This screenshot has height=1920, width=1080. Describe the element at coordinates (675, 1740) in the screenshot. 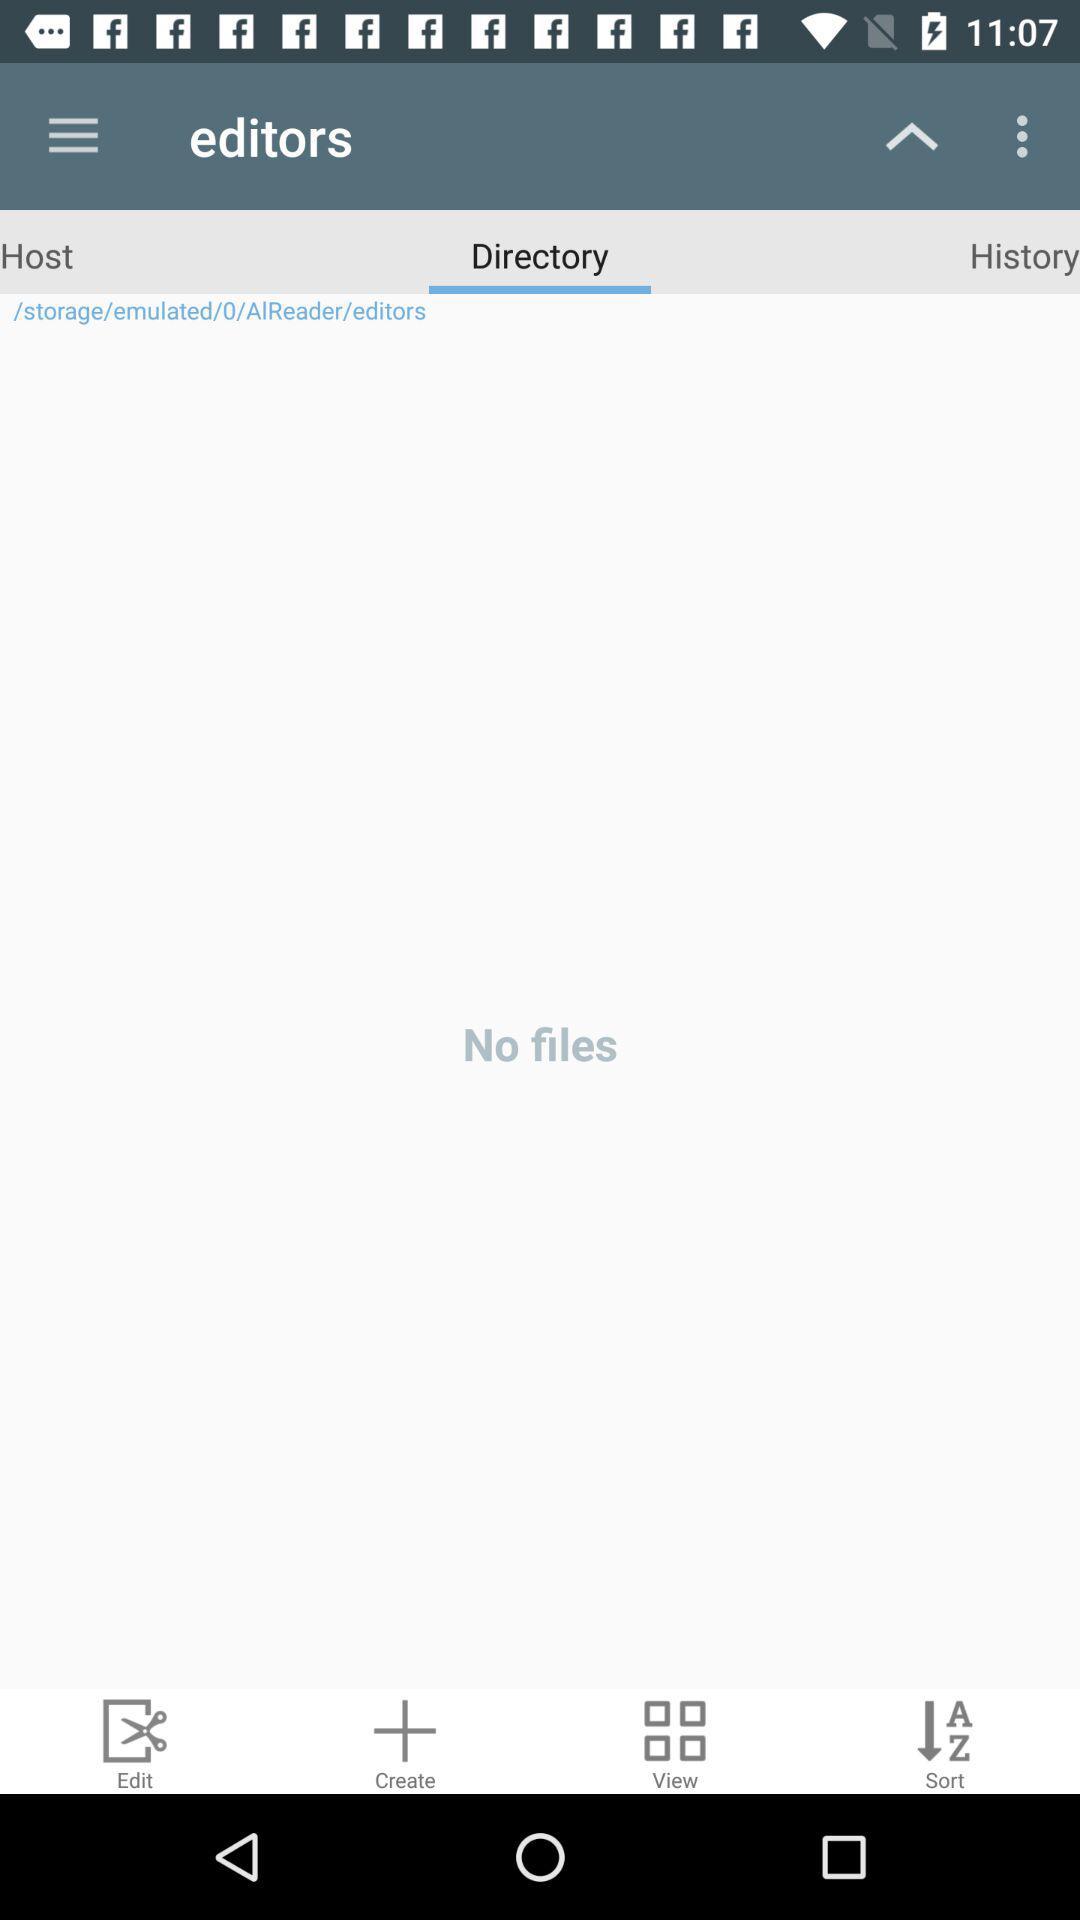

I see `display your files` at that location.